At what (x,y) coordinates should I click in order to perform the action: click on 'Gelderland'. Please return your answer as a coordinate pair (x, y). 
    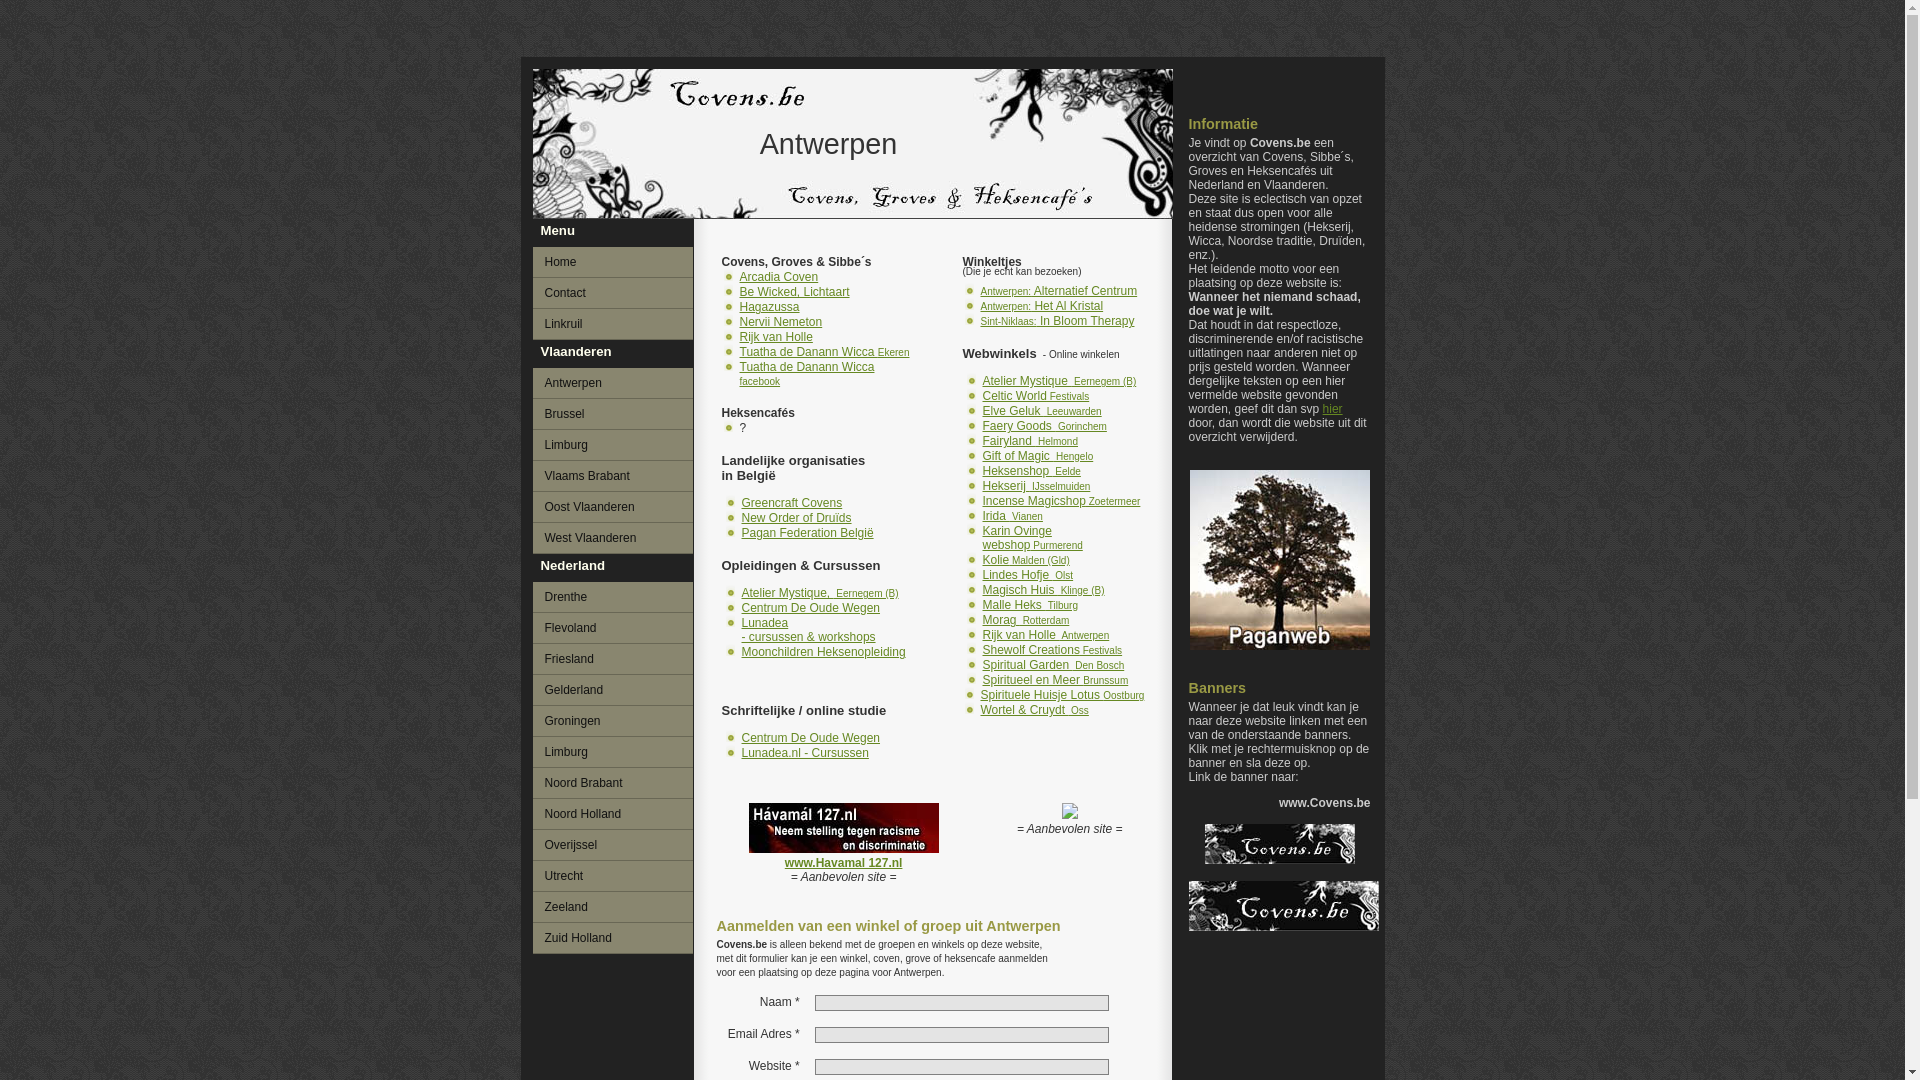
    Looking at the image, I should click on (610, 689).